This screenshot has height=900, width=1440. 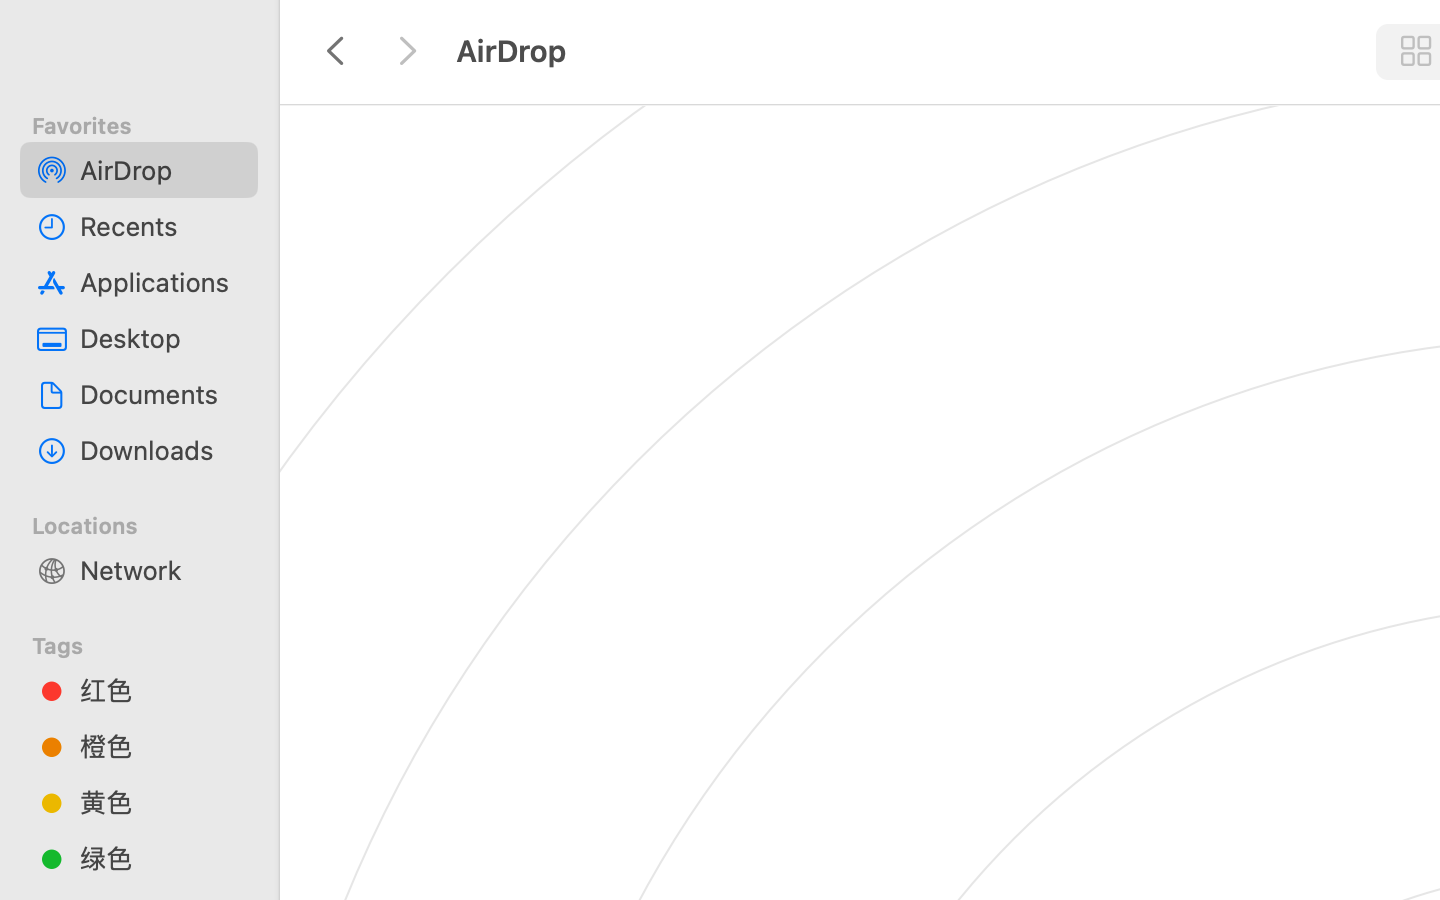 What do you see at coordinates (159, 569) in the screenshot?
I see `'Network'` at bounding box center [159, 569].